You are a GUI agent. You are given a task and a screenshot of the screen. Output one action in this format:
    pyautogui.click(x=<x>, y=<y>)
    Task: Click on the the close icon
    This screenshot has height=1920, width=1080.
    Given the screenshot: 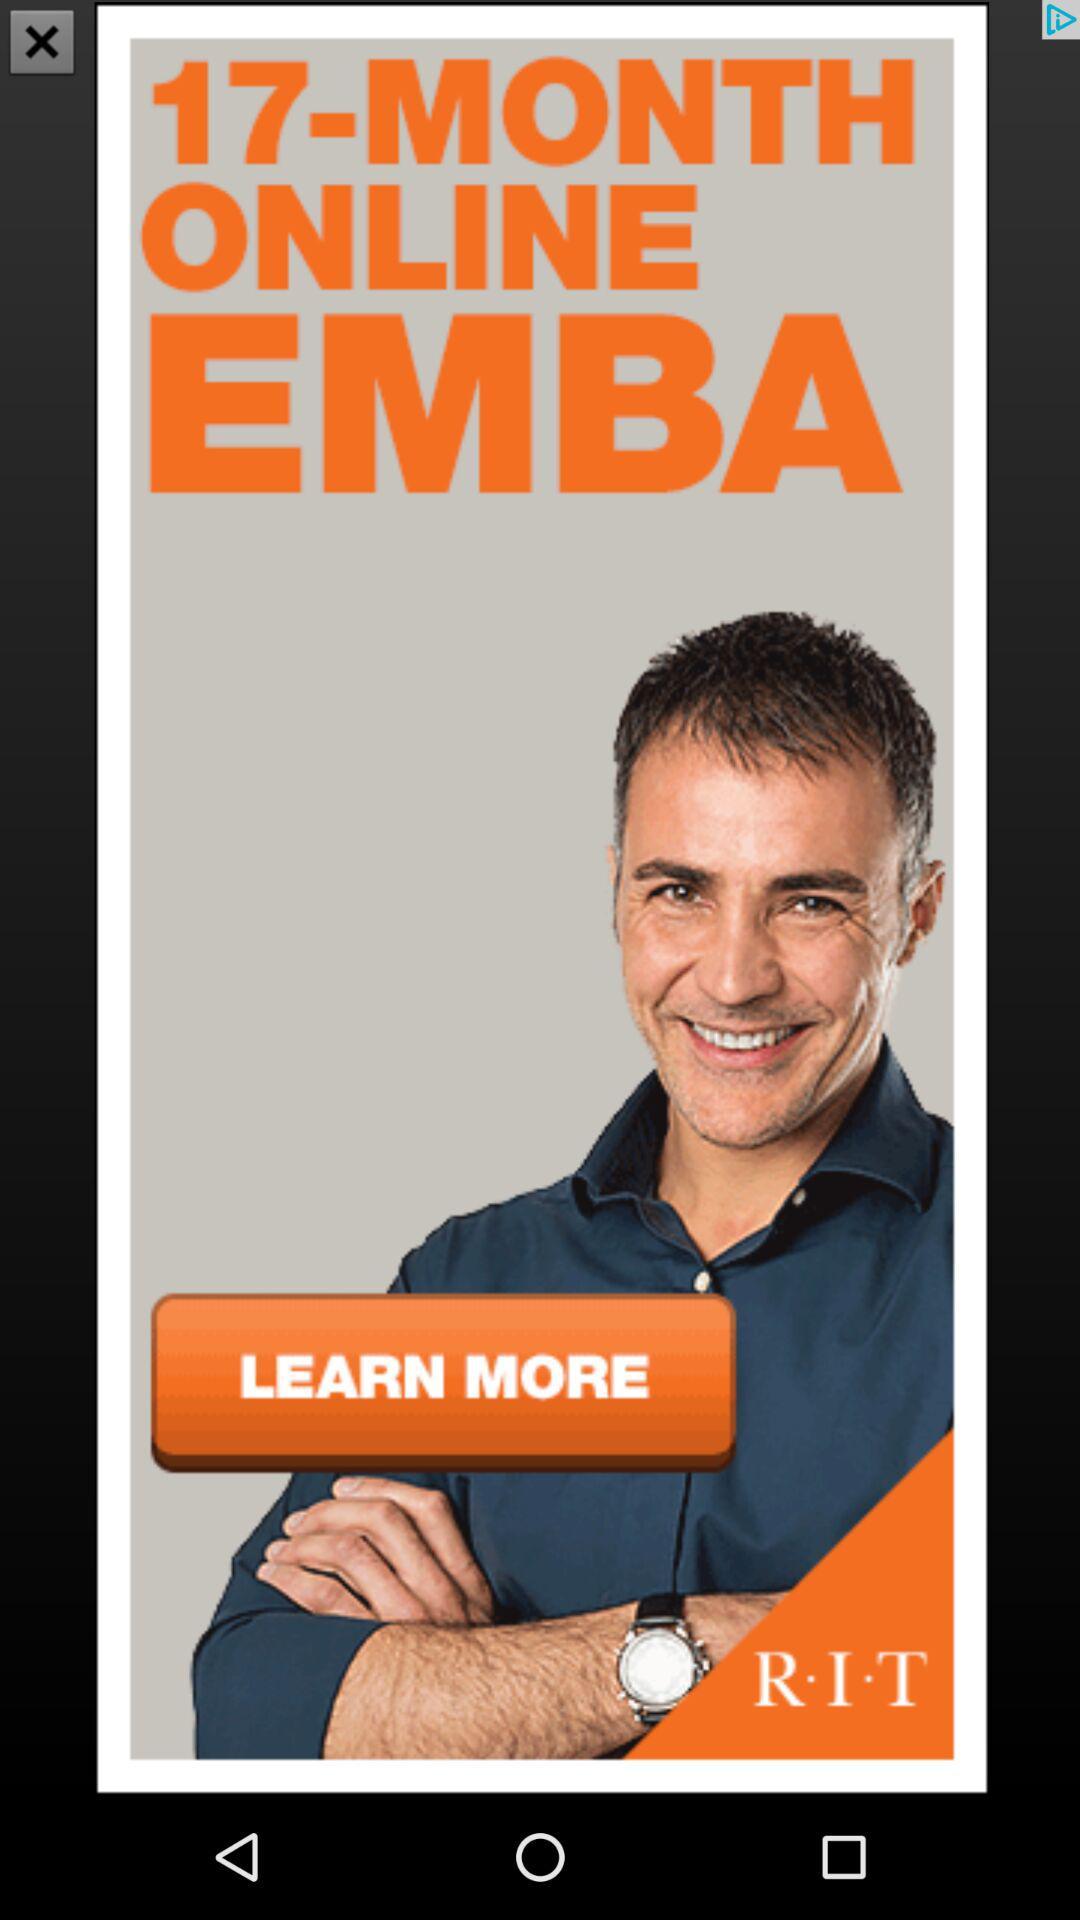 What is the action you would take?
    pyautogui.click(x=42, y=44)
    